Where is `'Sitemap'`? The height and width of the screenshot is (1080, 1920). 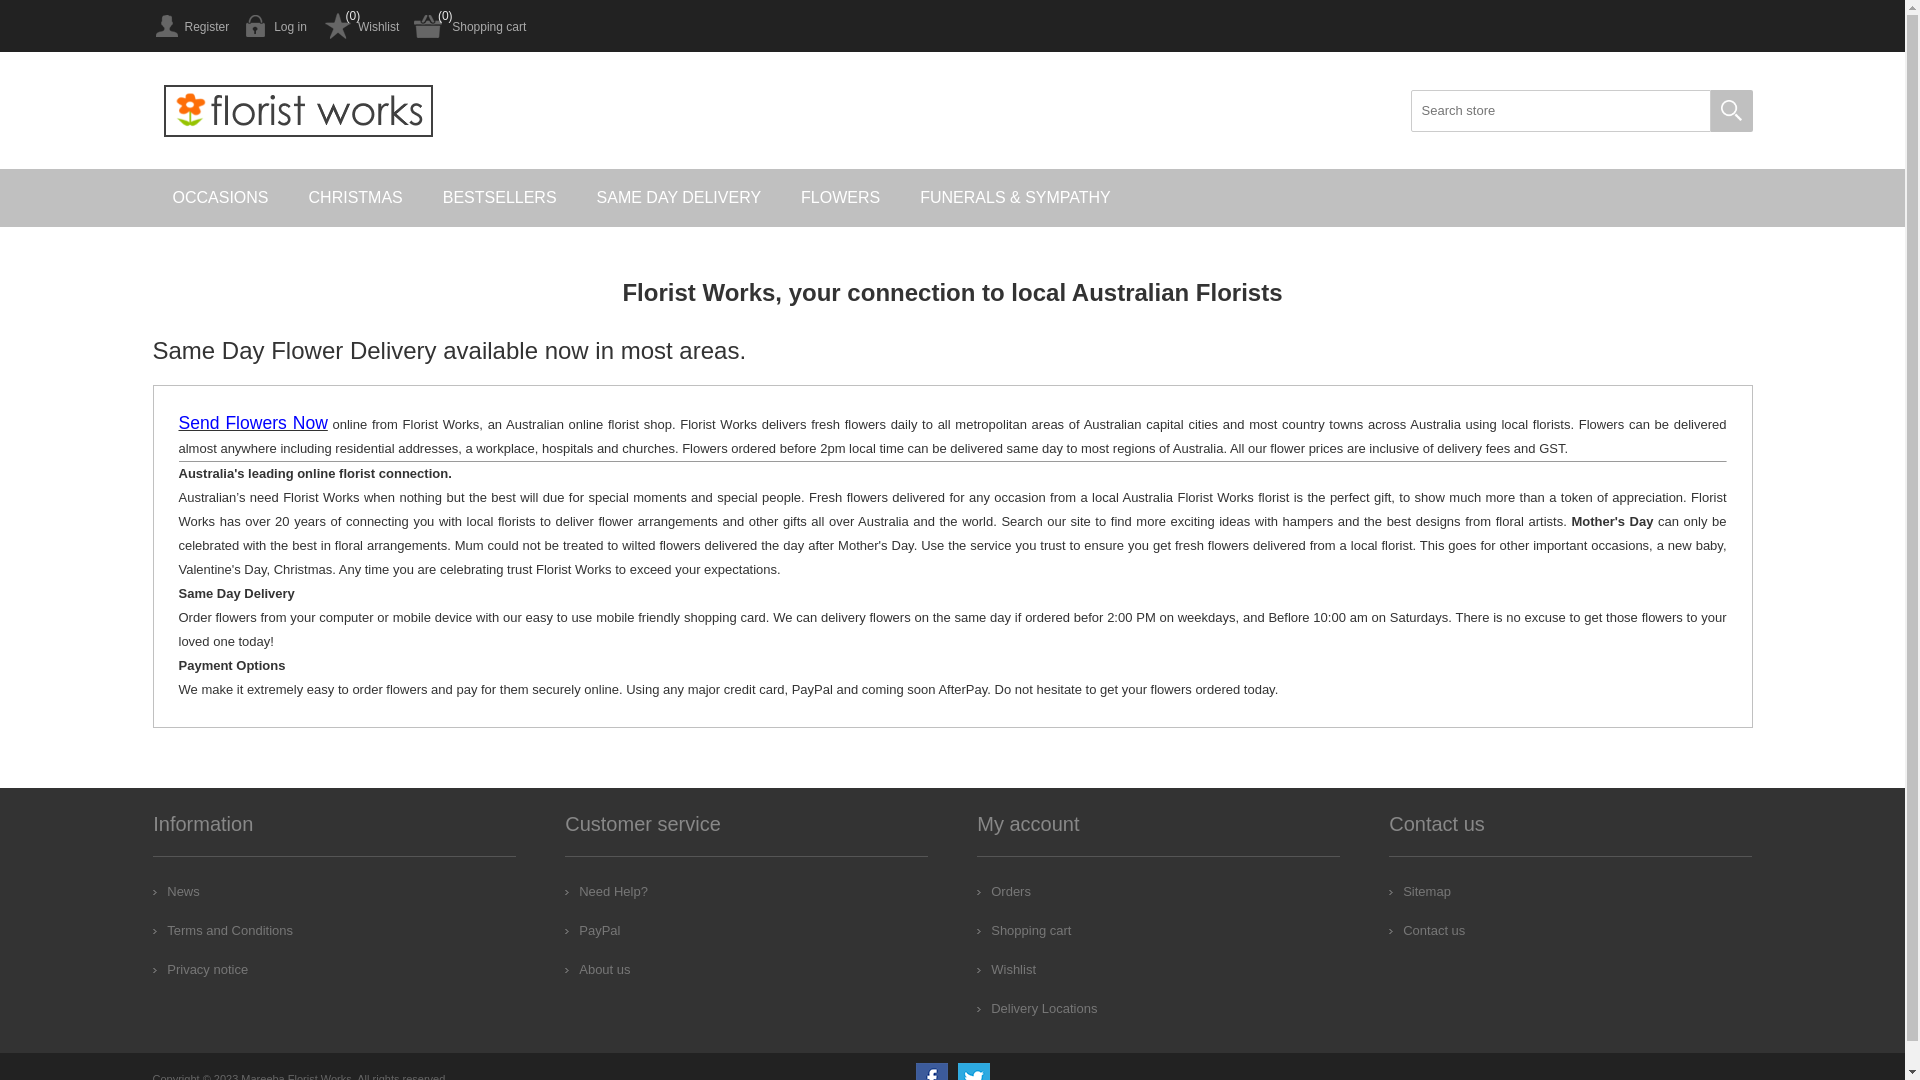 'Sitemap' is located at coordinates (1419, 890).